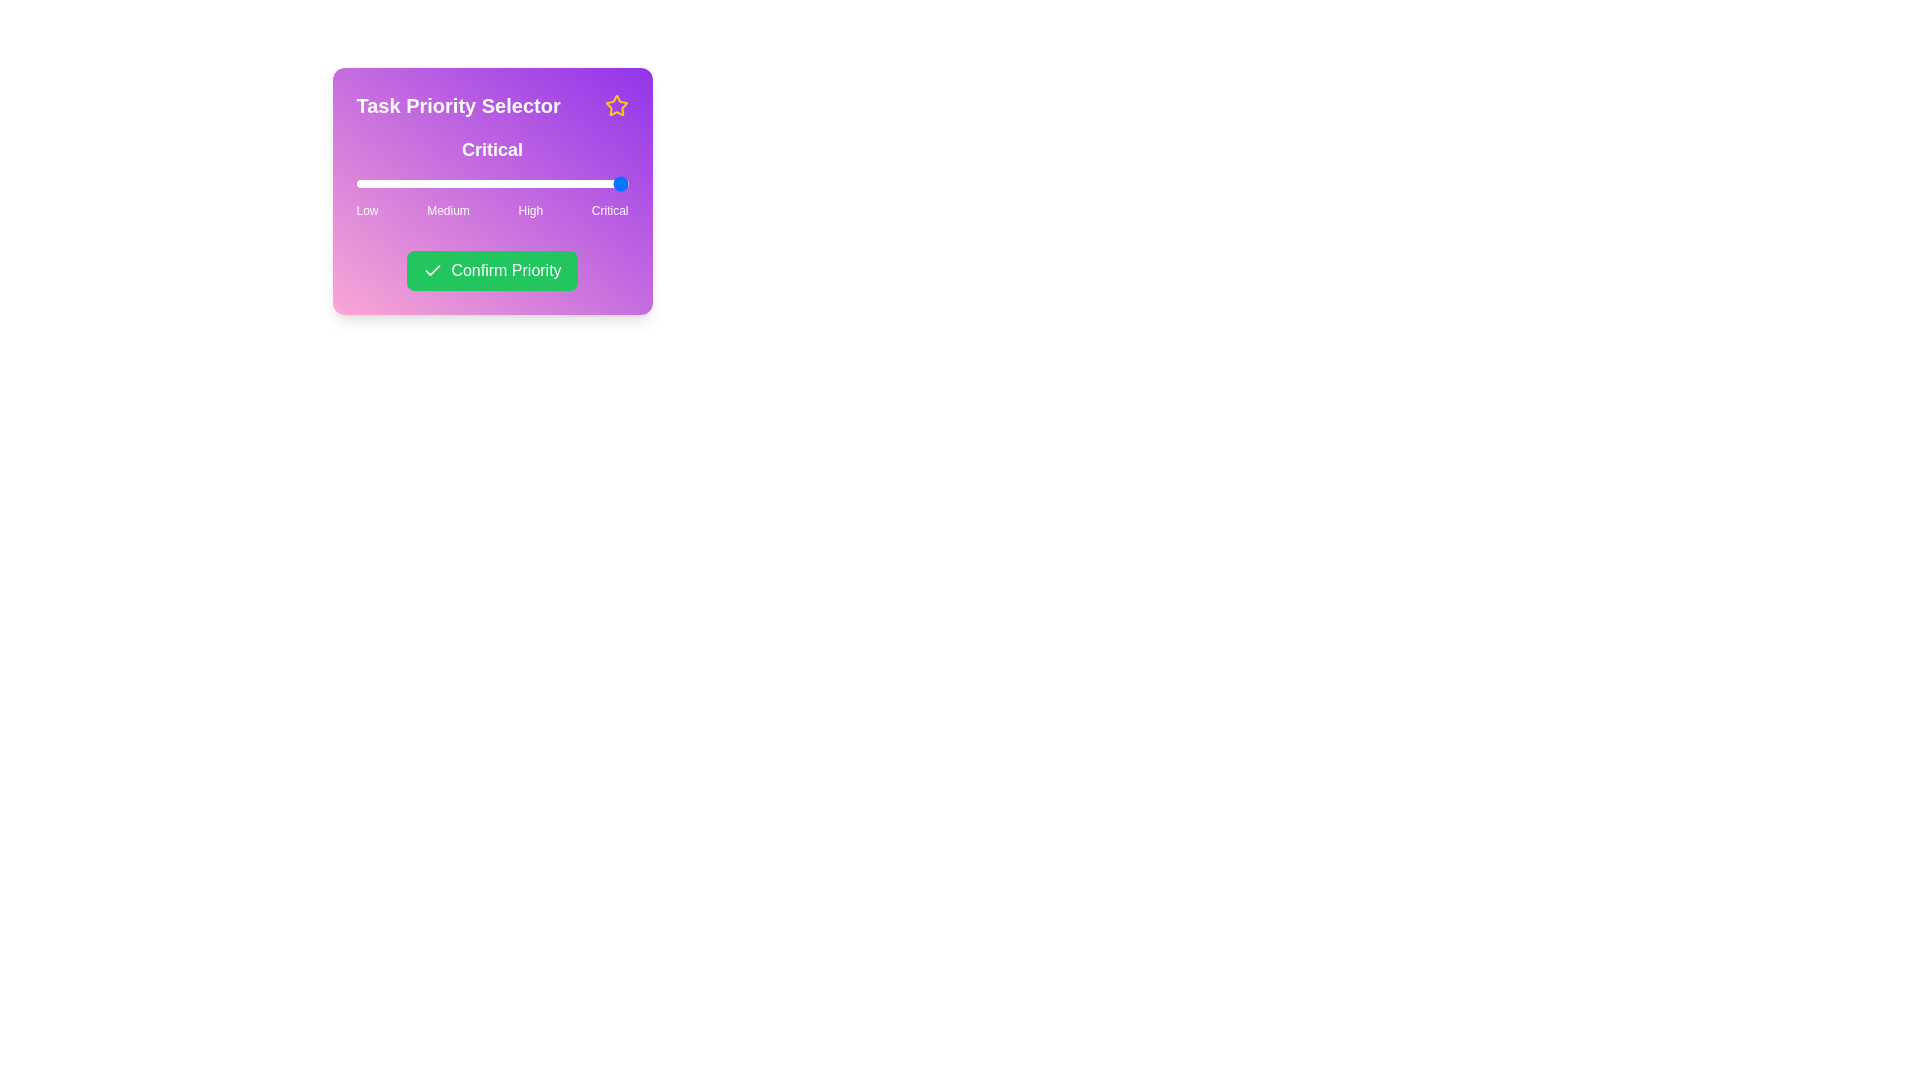 The image size is (1920, 1080). What do you see at coordinates (492, 270) in the screenshot?
I see `the green 'Confirm Priority' button with rounded edges that has a white checkmark icon and white text, located at the bottom center of the interface to confirm the selection` at bounding box center [492, 270].